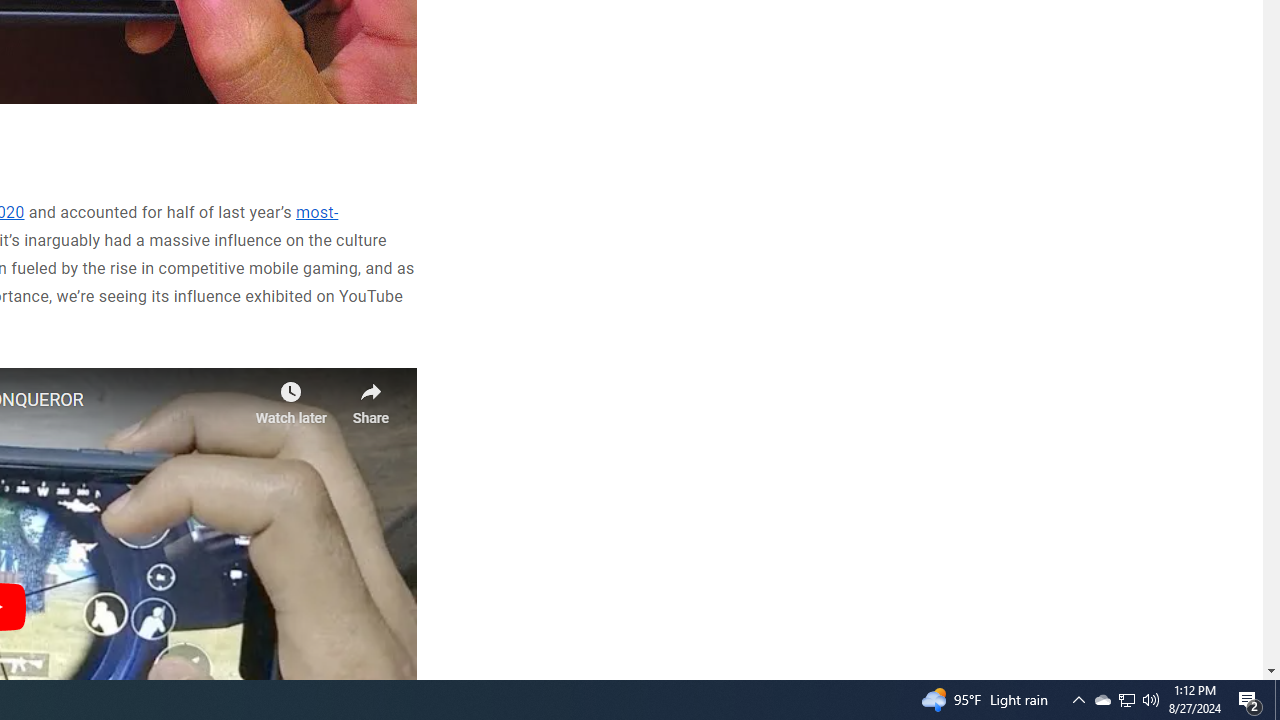 The image size is (1280, 720). I want to click on 'Share', so click(370, 397).